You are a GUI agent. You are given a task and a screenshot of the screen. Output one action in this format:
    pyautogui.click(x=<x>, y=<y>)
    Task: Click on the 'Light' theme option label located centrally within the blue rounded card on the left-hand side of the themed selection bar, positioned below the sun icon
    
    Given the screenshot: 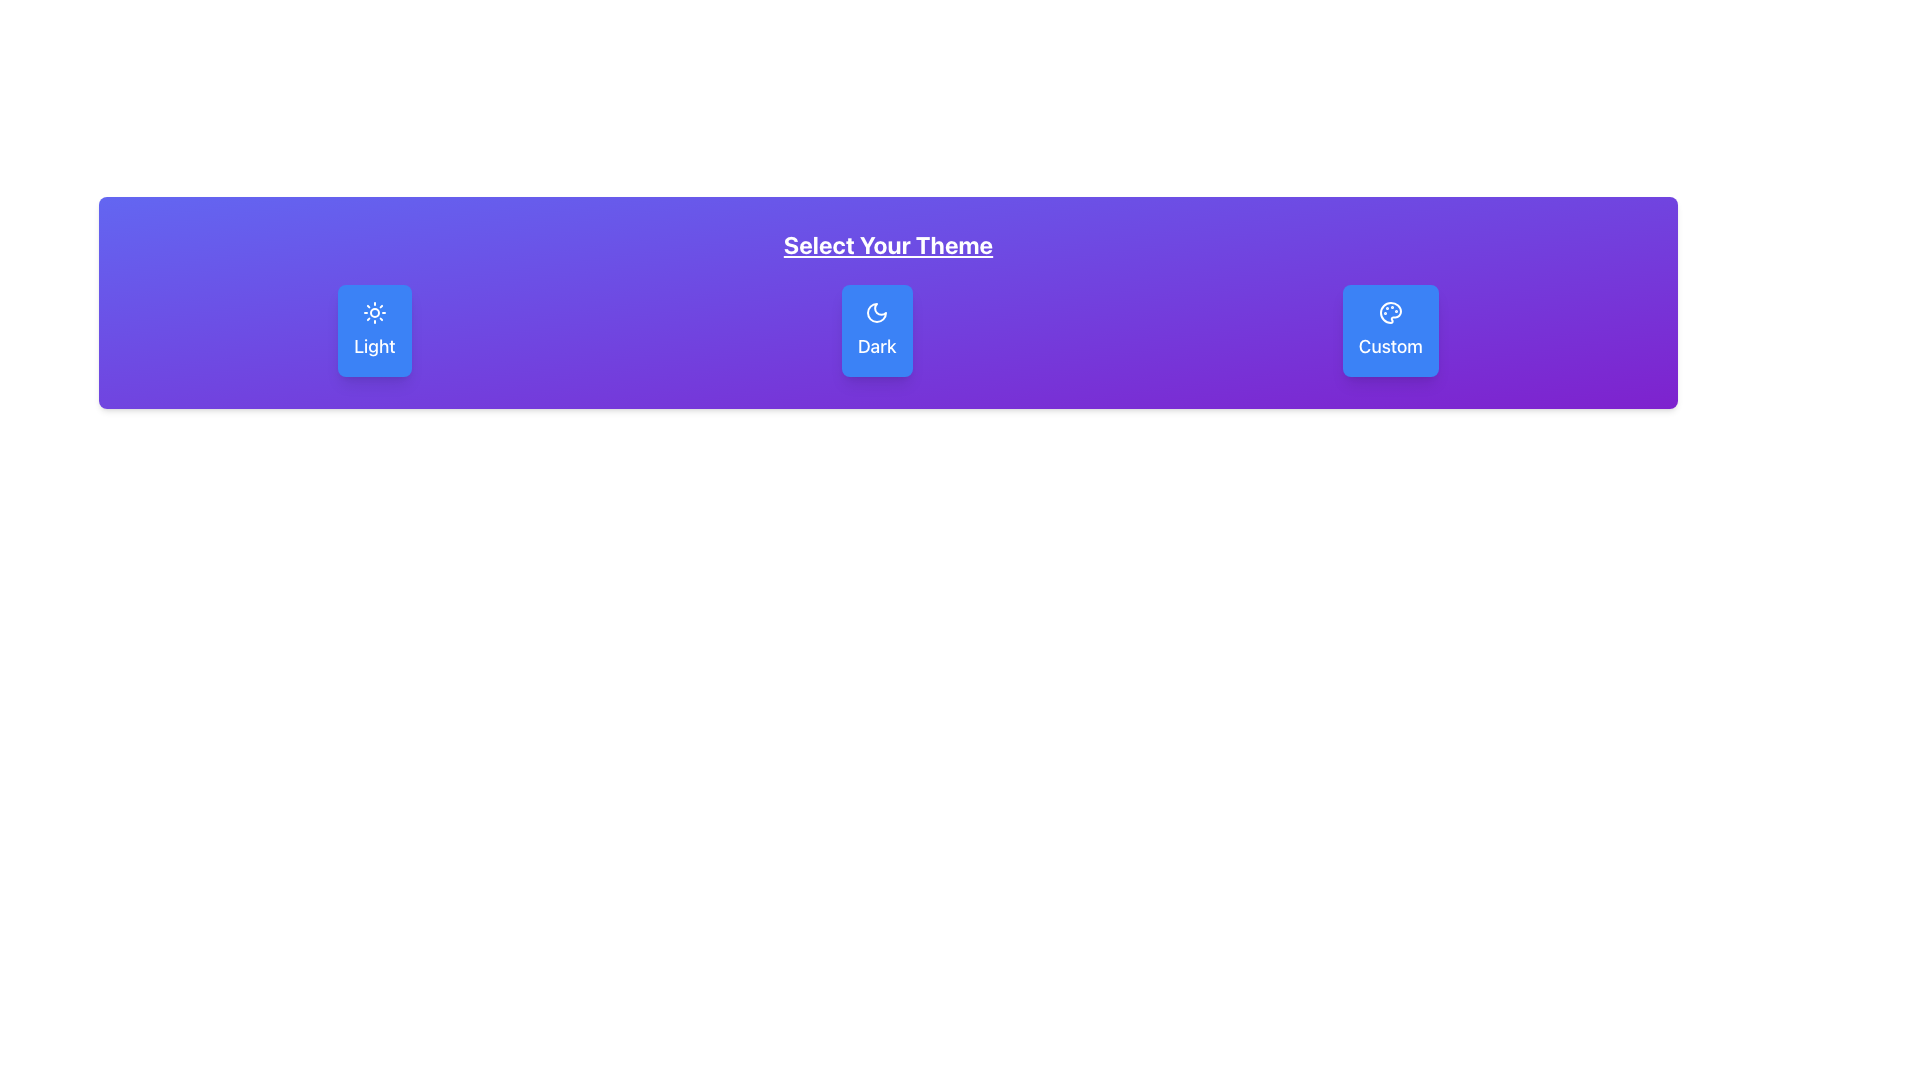 What is the action you would take?
    pyautogui.click(x=374, y=346)
    